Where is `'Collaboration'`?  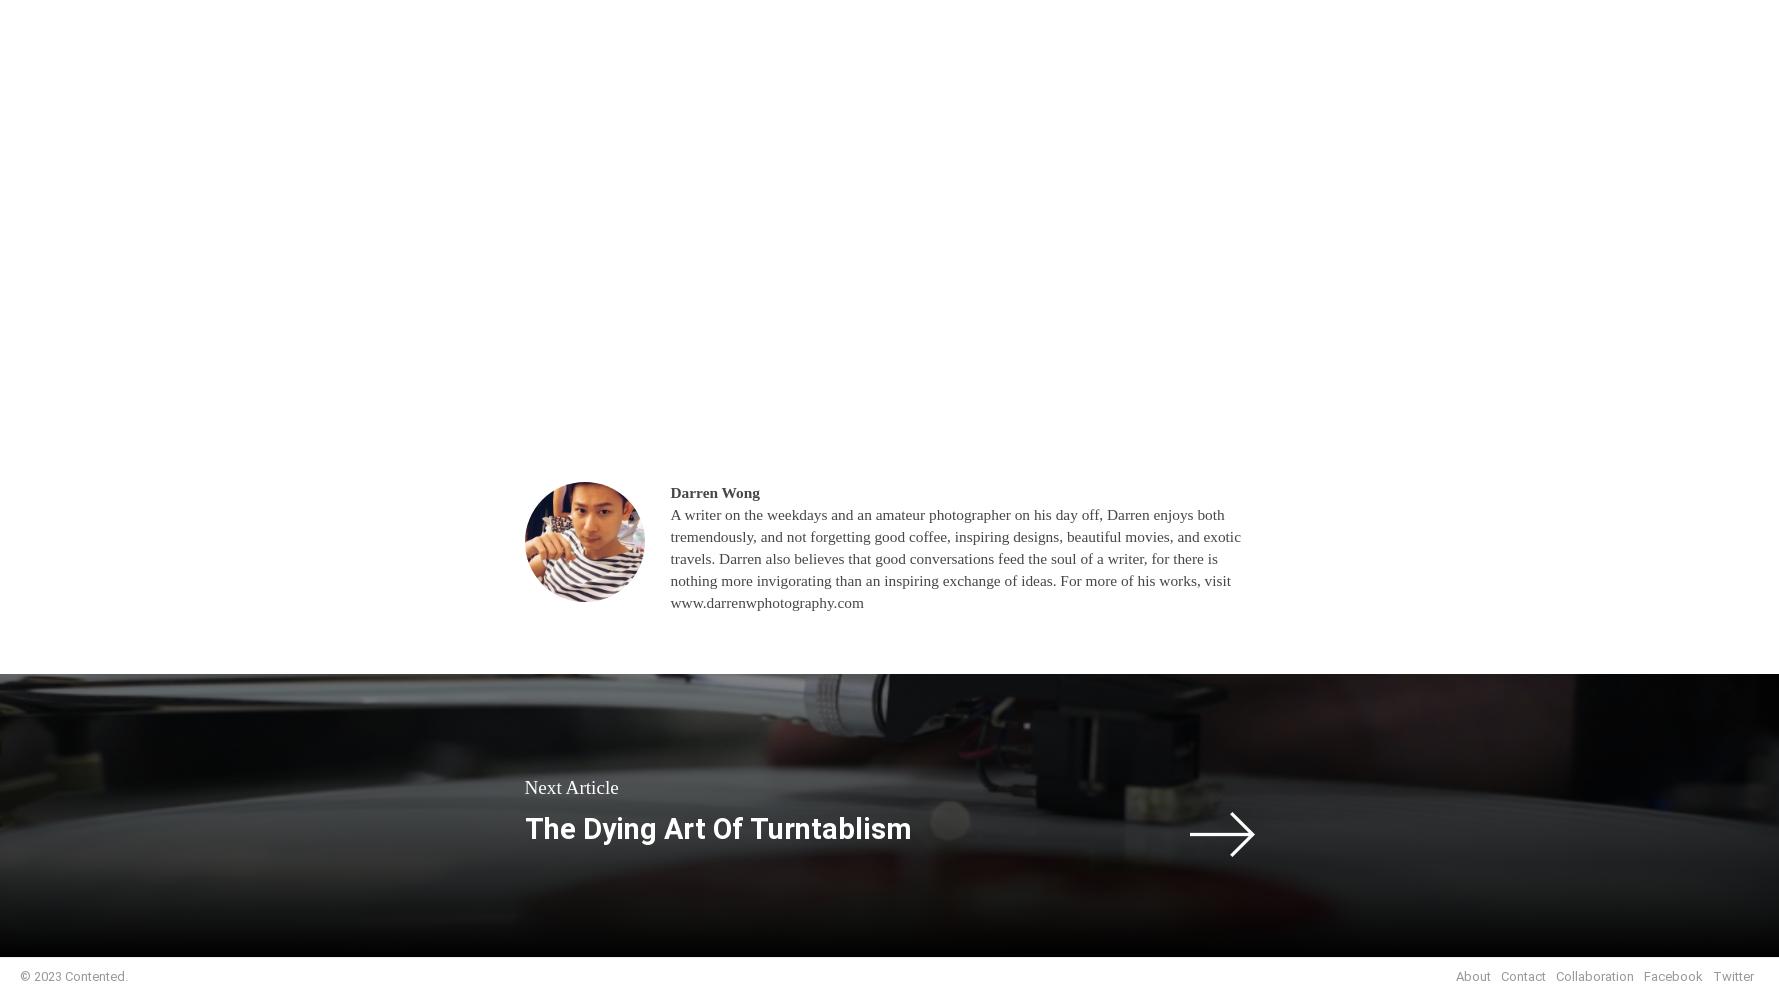
'Collaboration' is located at coordinates (1594, 975).